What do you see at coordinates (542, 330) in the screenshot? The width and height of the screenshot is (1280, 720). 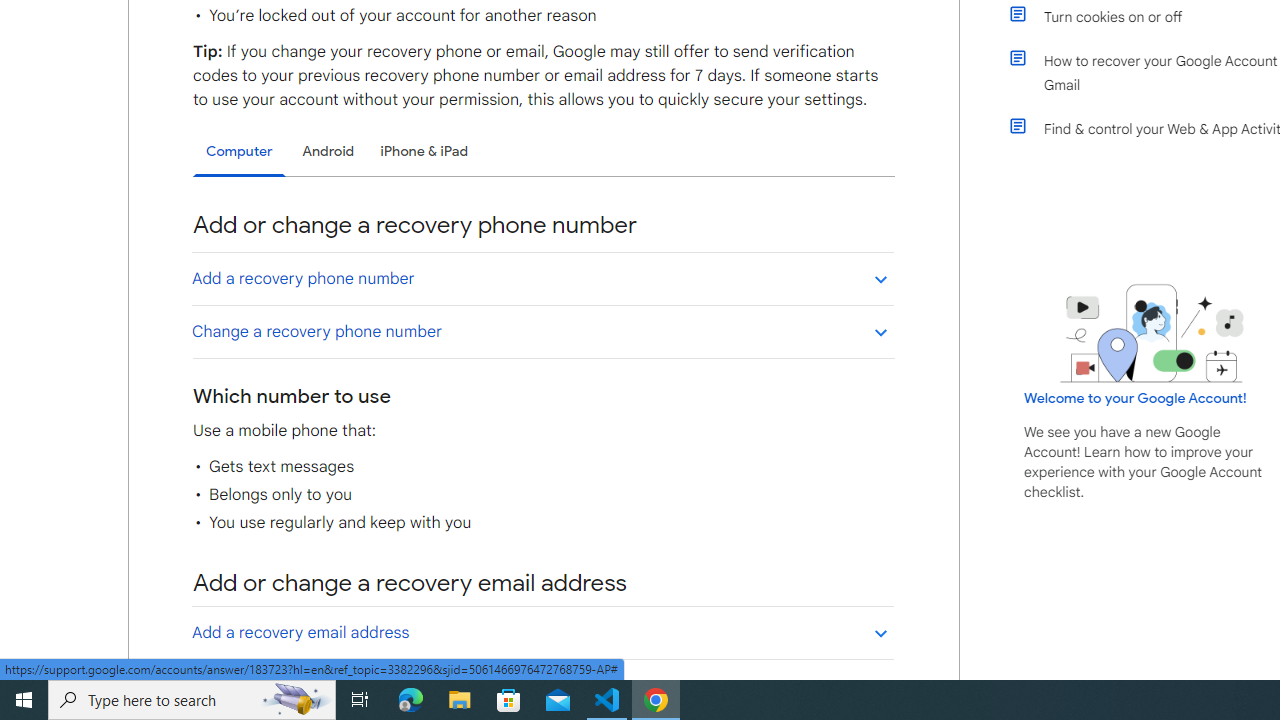 I see `'Change a recovery phone number'` at bounding box center [542, 330].